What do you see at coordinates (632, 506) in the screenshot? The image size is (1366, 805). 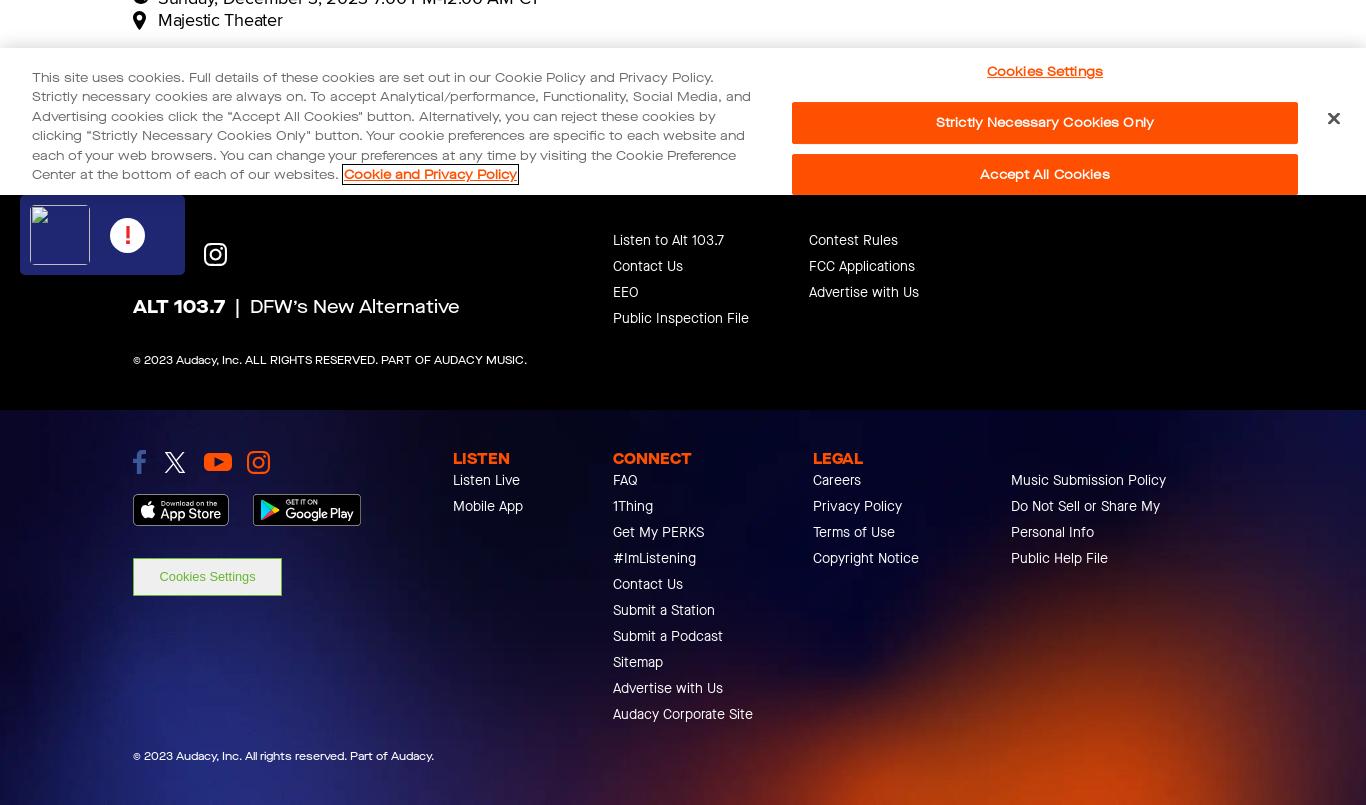 I see `'1Thing'` at bounding box center [632, 506].